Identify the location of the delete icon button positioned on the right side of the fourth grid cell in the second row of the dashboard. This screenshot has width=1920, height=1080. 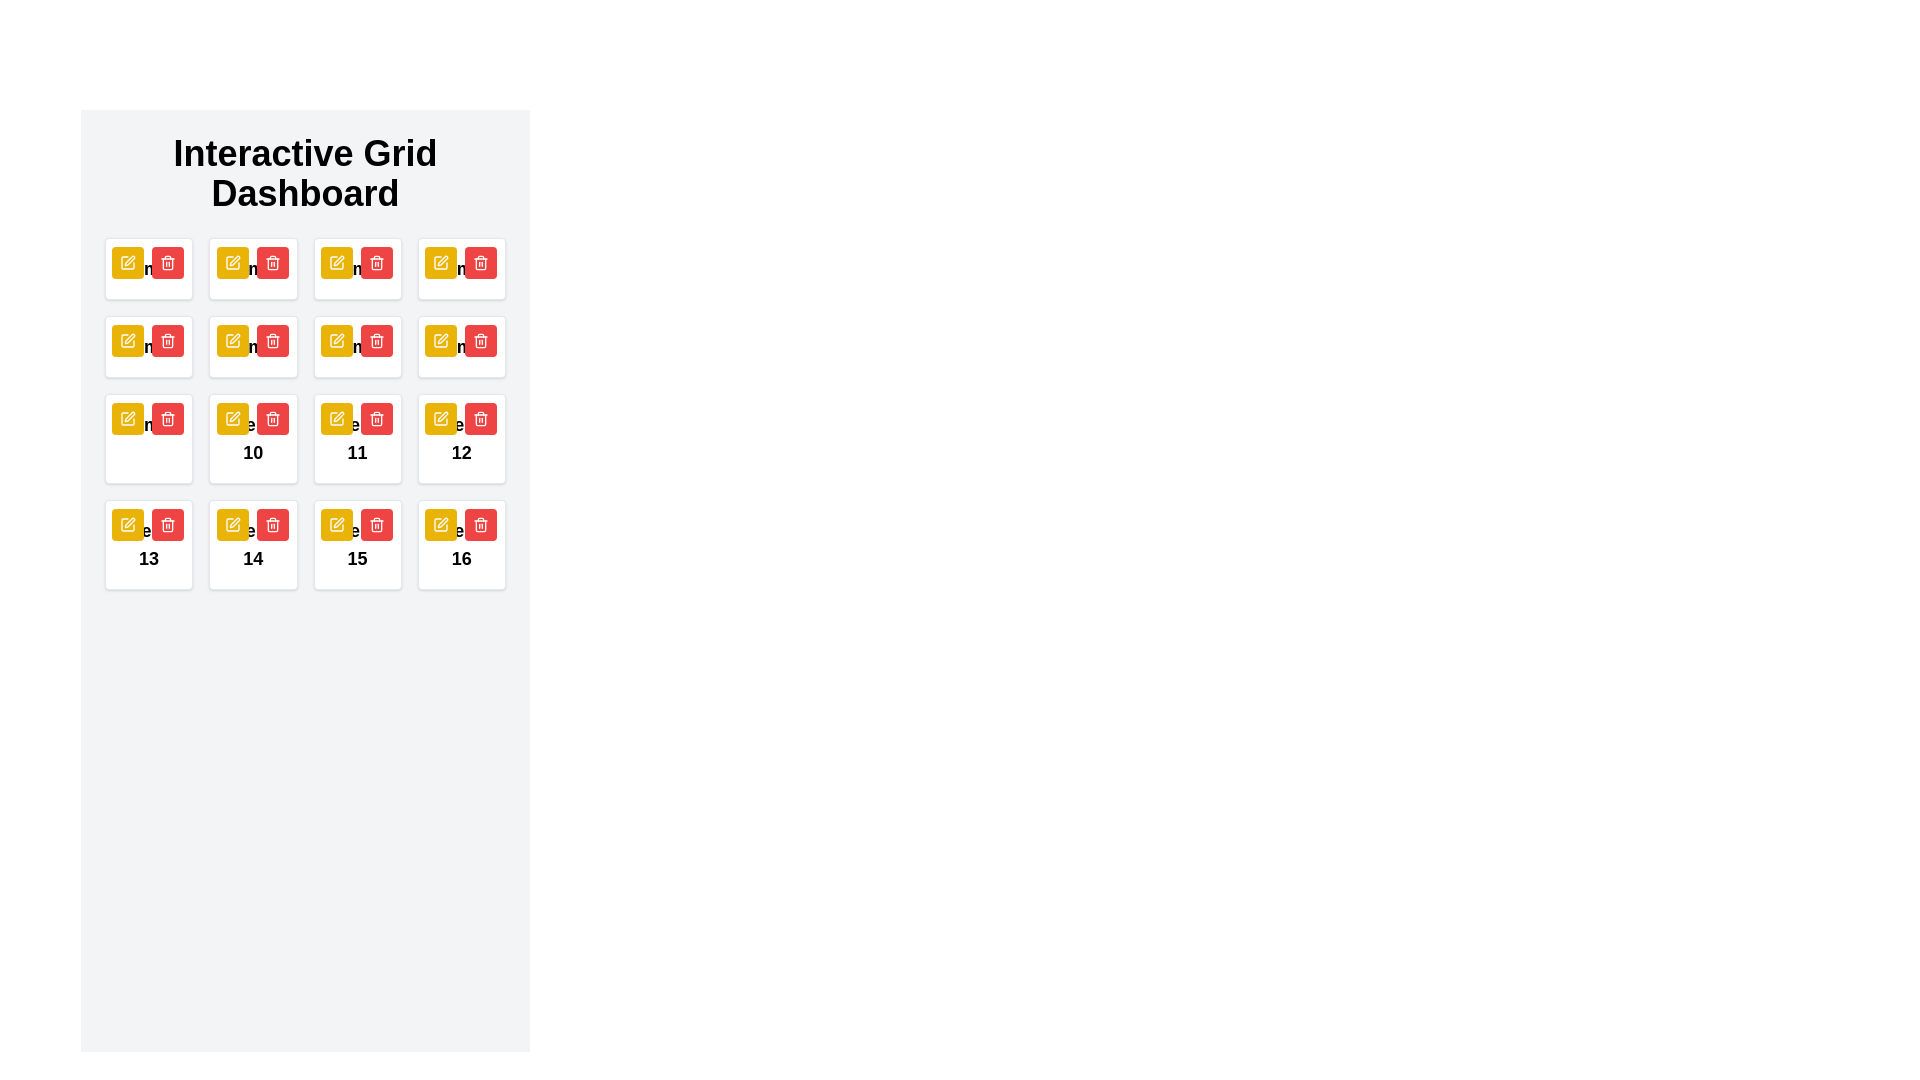
(168, 418).